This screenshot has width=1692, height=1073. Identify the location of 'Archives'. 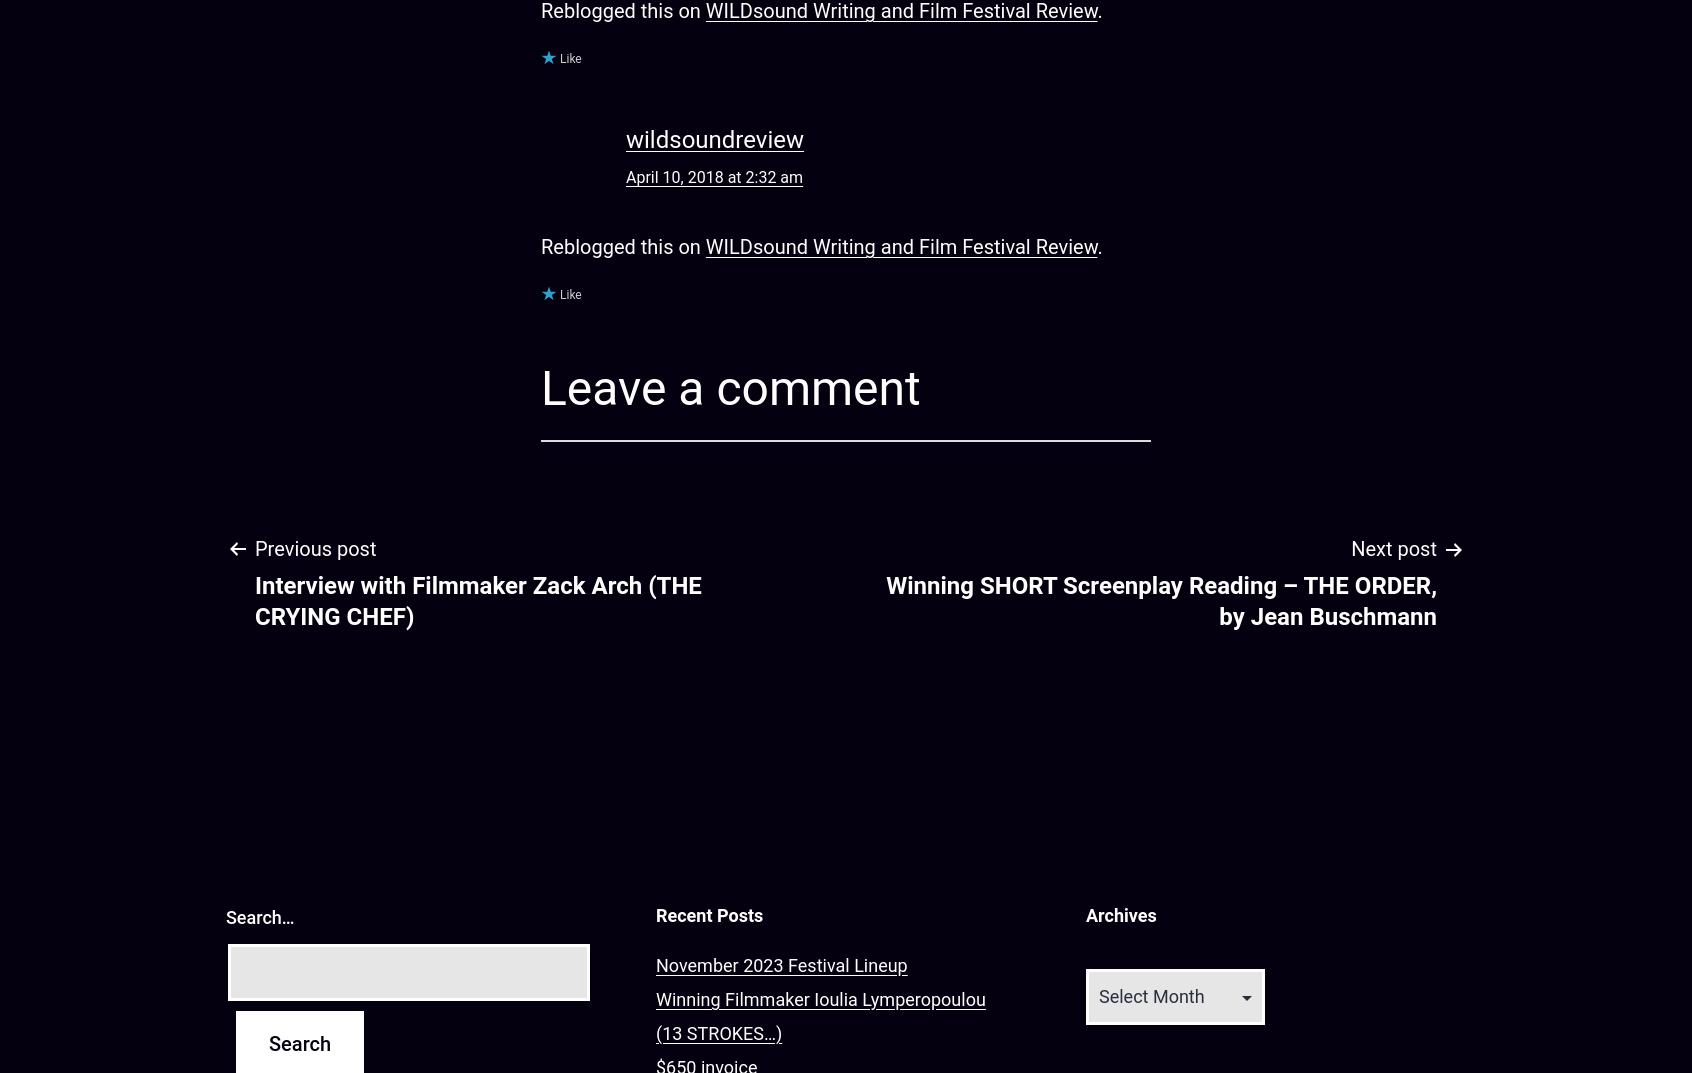
(1120, 915).